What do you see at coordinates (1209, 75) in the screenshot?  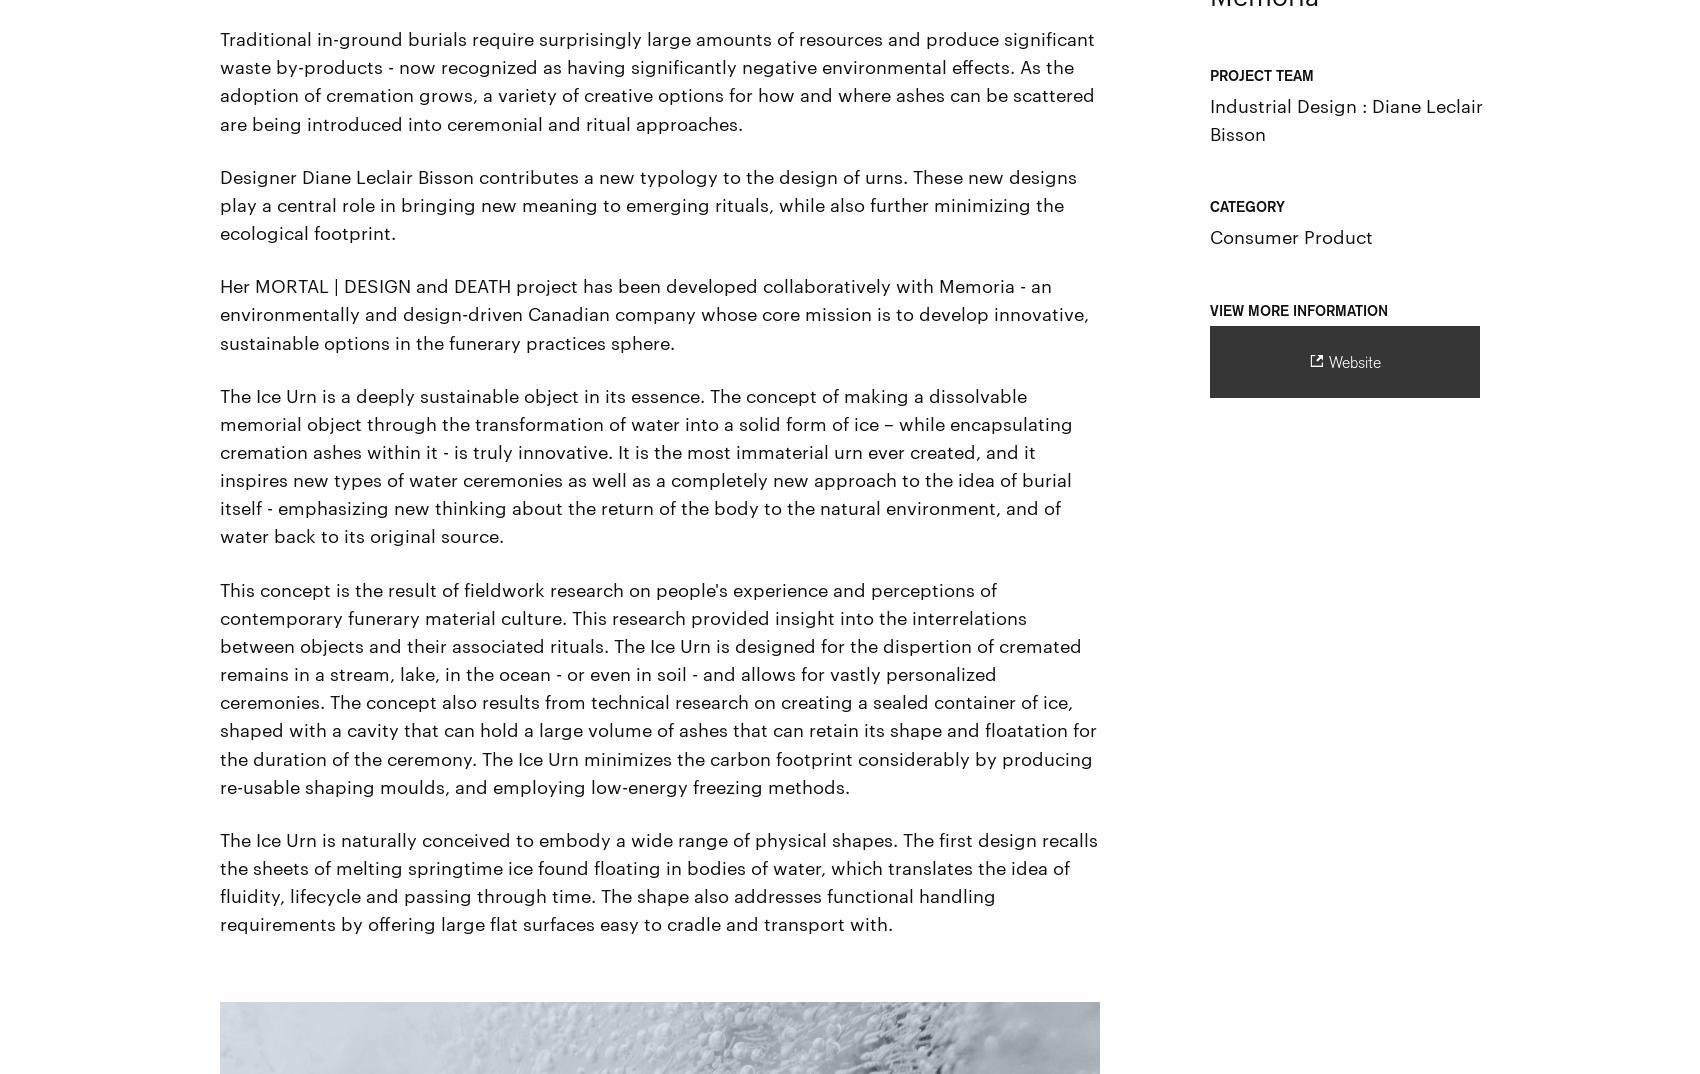 I see `'Project Team'` at bounding box center [1209, 75].